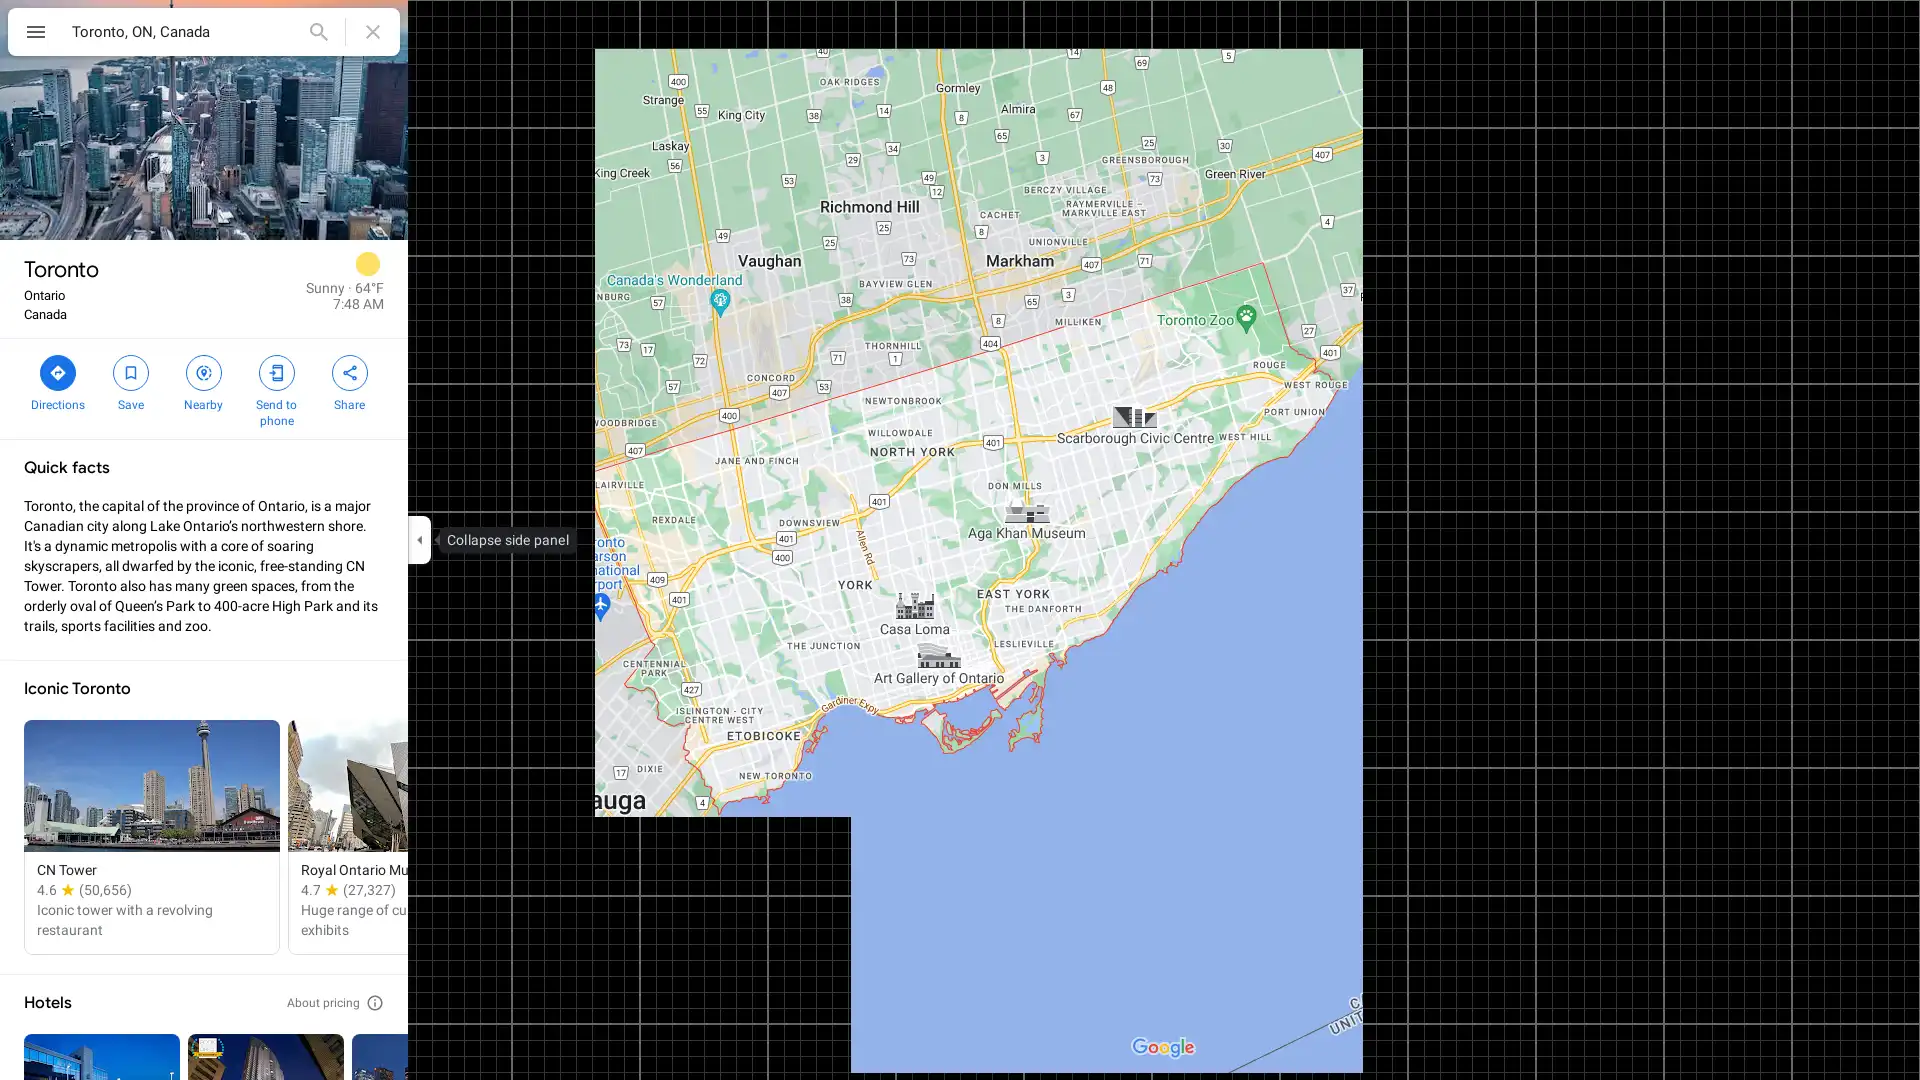  What do you see at coordinates (418, 540) in the screenshot?
I see `Collapse side panel` at bounding box center [418, 540].